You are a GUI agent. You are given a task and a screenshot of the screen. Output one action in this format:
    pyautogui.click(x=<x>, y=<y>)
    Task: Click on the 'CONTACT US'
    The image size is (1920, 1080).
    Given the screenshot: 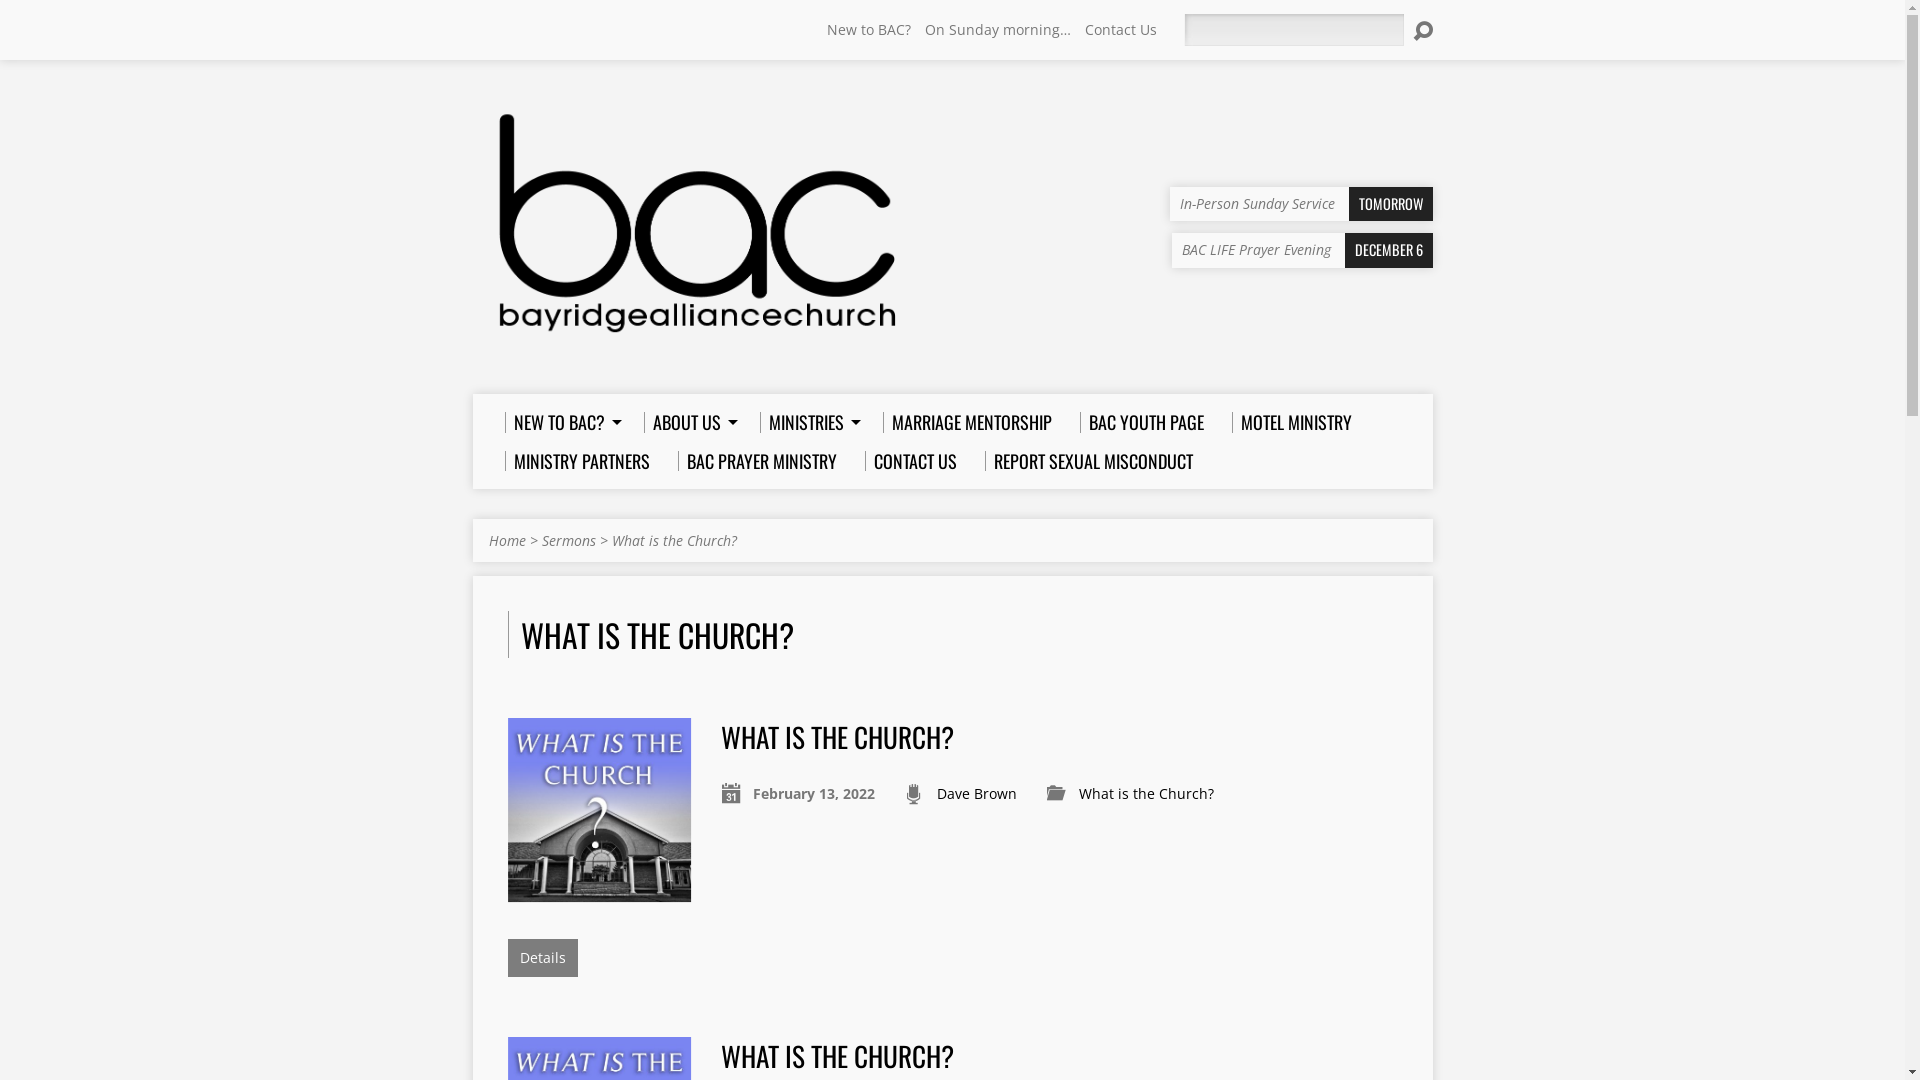 What is the action you would take?
    pyautogui.click(x=909, y=461)
    